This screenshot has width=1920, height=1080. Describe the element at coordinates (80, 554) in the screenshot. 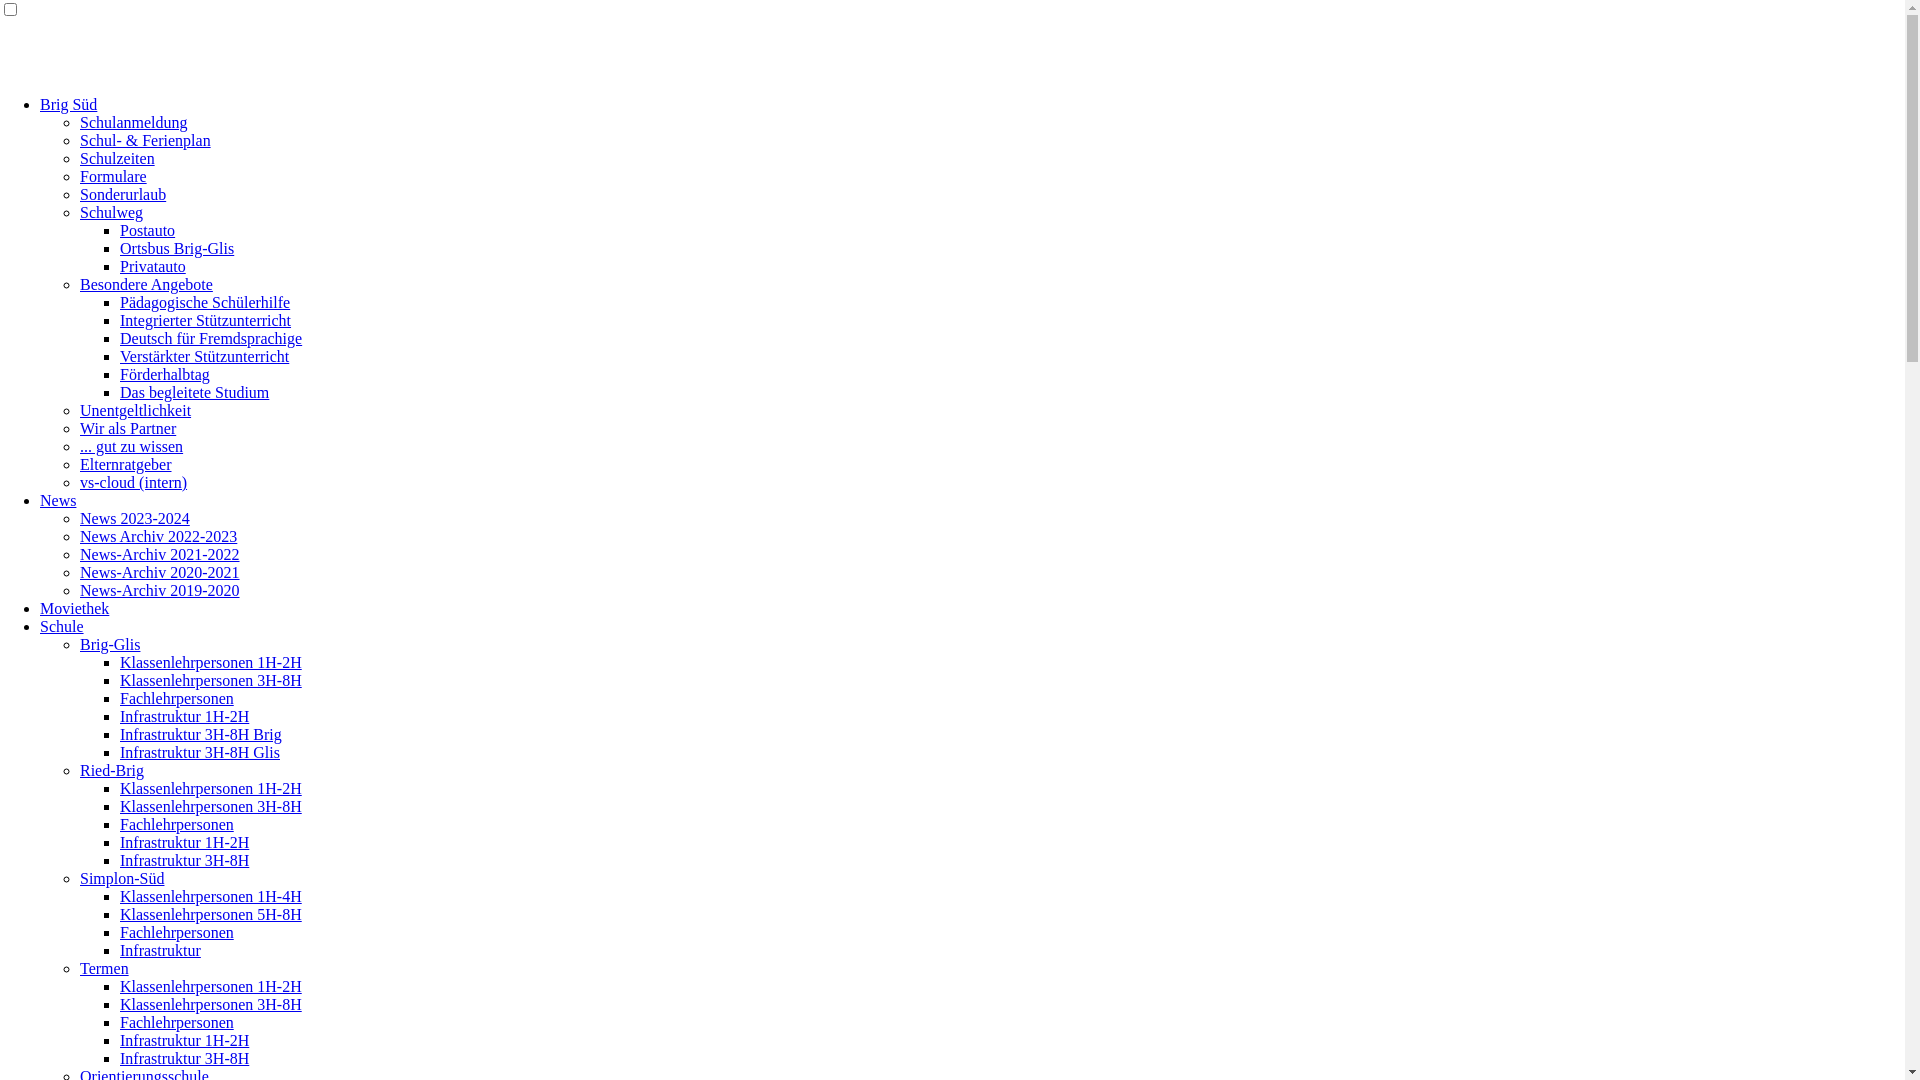

I see `'News-Archiv 2021-2022'` at that location.